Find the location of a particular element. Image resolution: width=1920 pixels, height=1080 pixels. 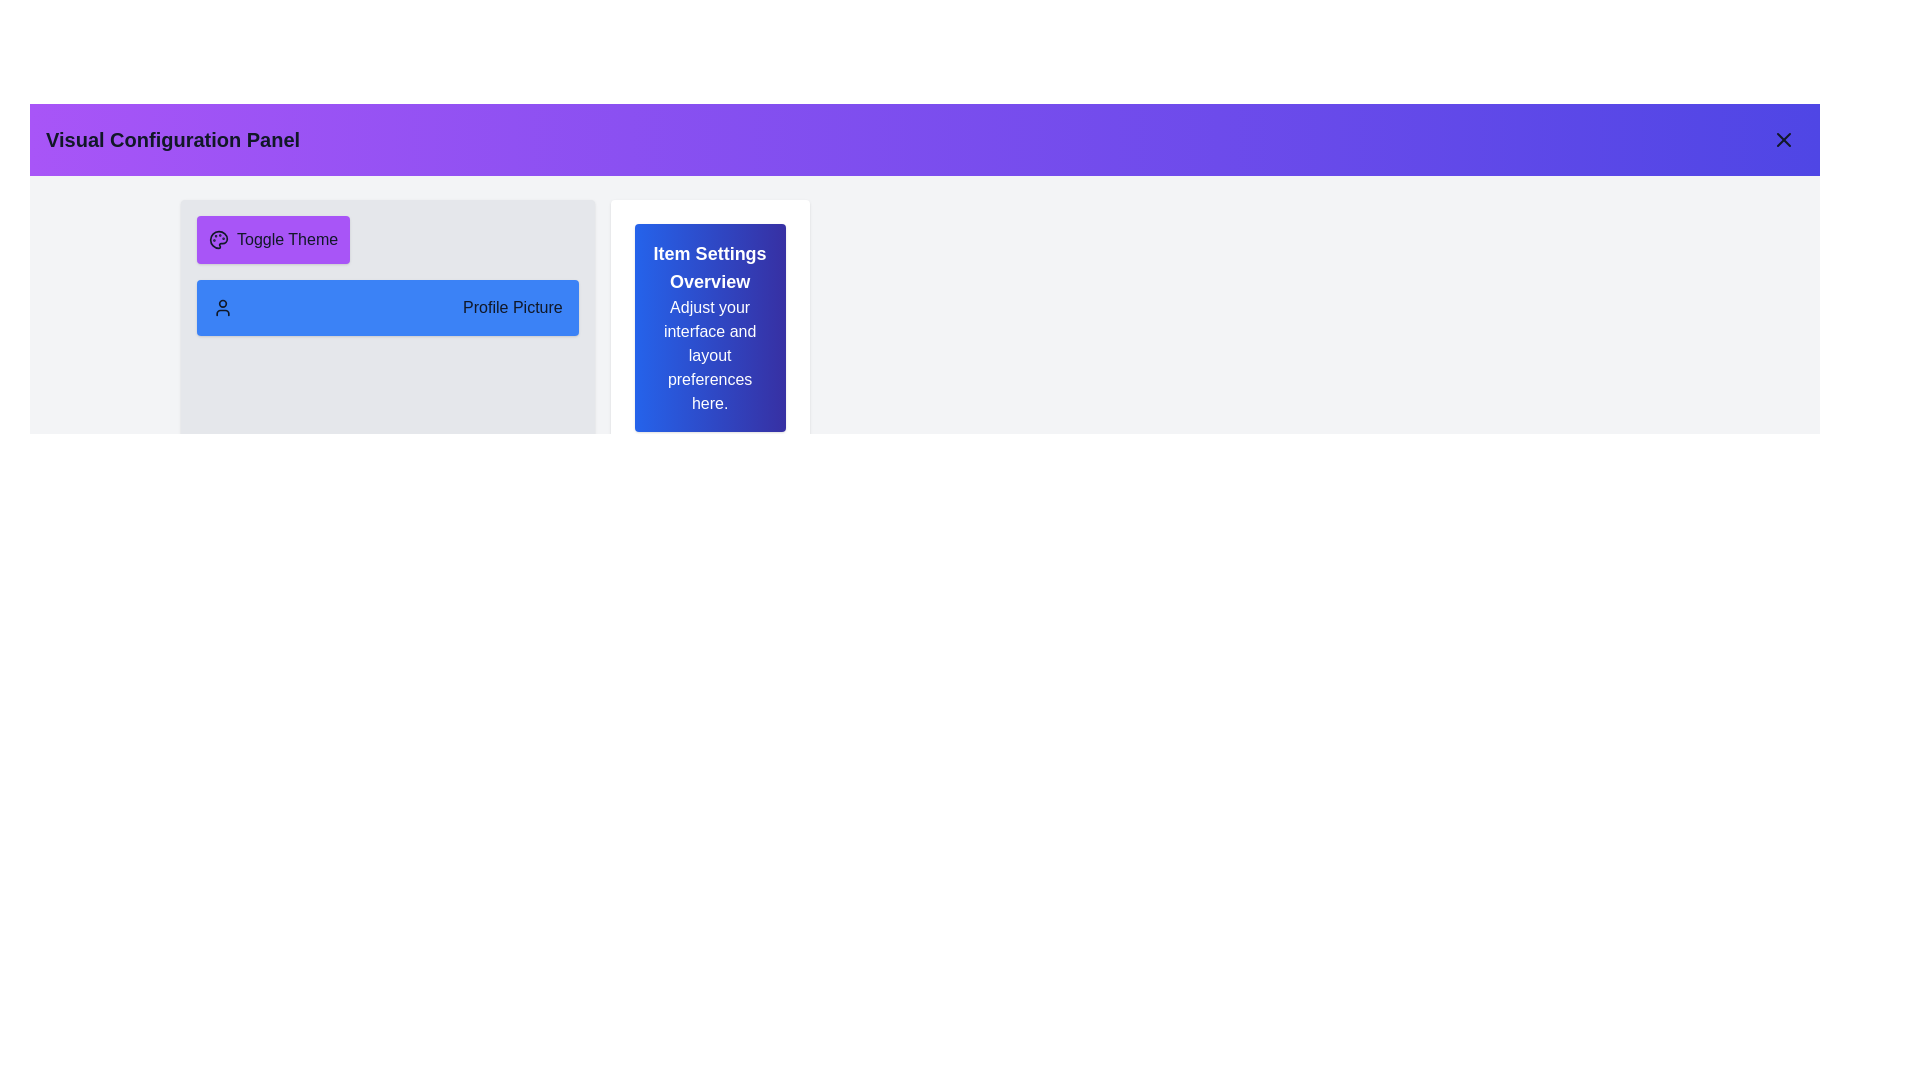

the profile picture button located below the 'Toggle Theme' button in the middle section of the card-like frame to invoke related actions is located at coordinates (387, 308).